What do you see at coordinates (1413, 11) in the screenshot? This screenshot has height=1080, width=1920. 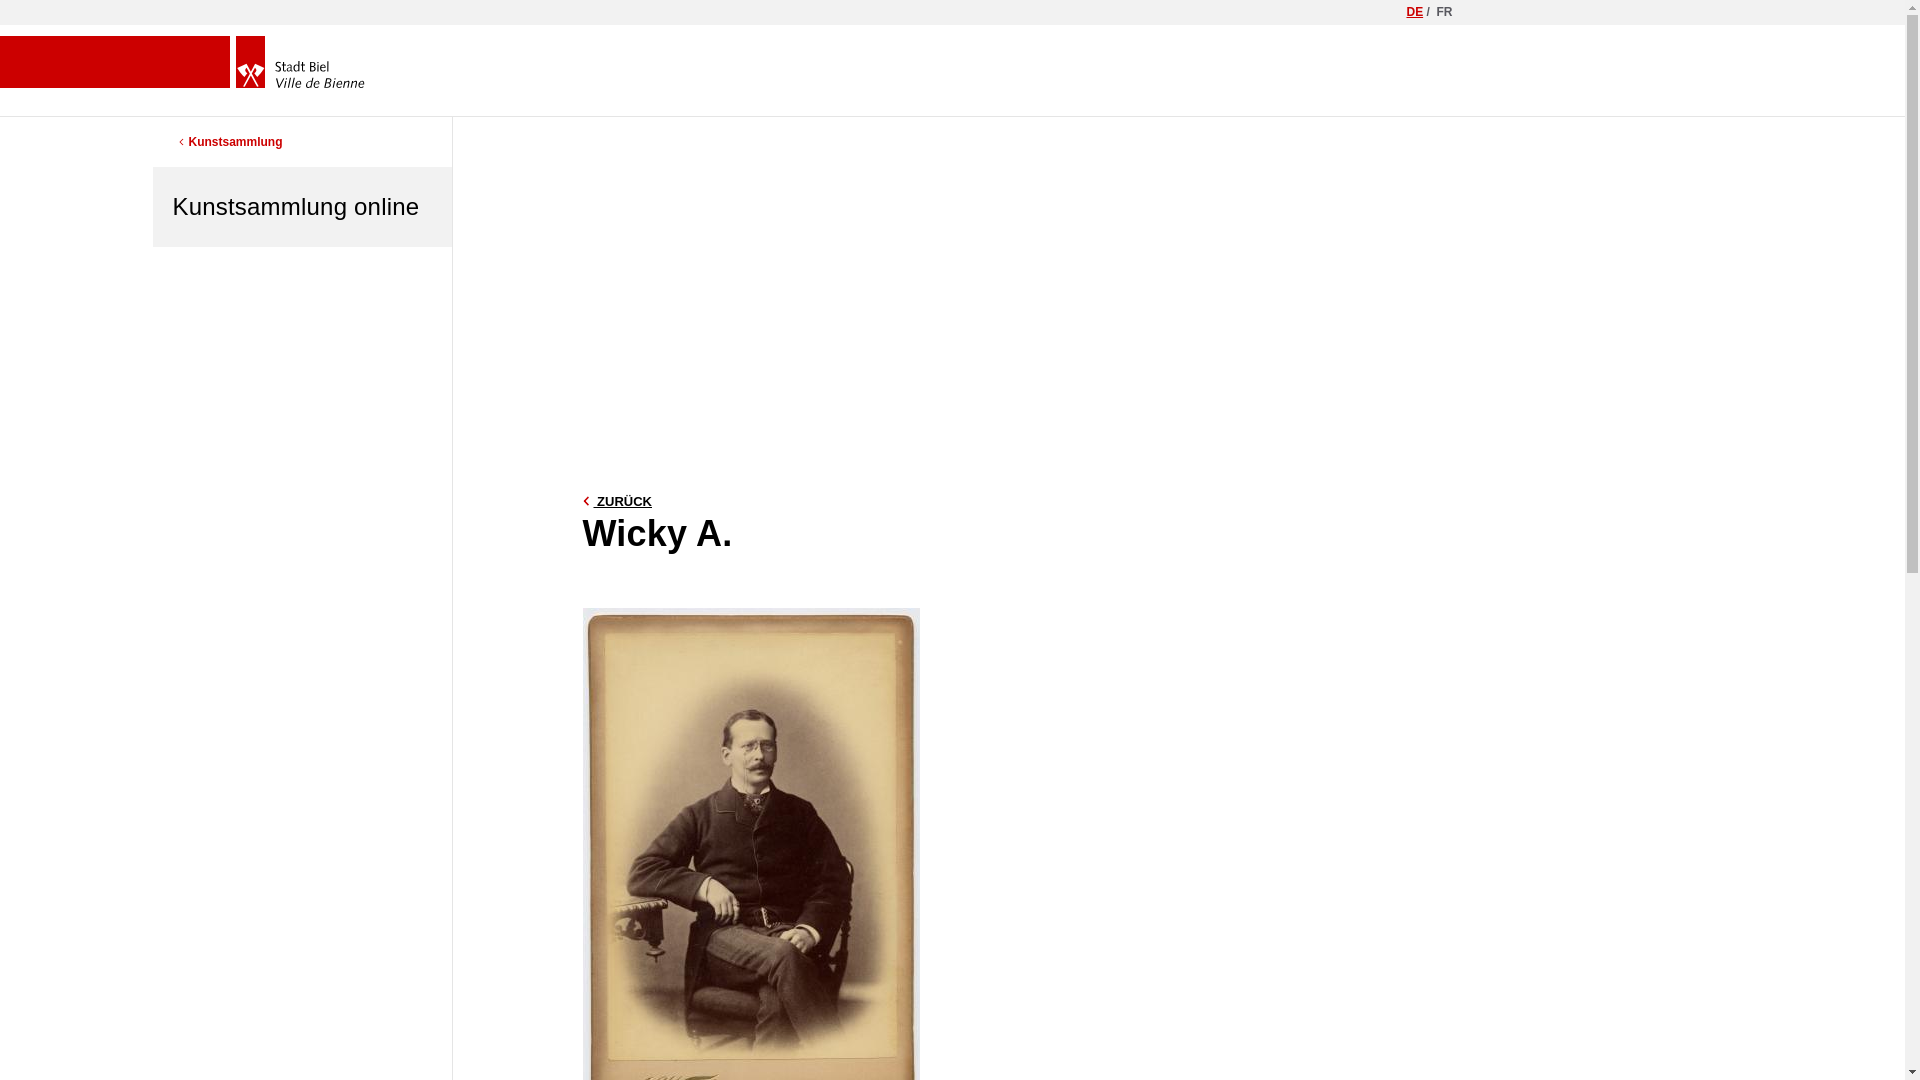 I see `'DE'` at bounding box center [1413, 11].